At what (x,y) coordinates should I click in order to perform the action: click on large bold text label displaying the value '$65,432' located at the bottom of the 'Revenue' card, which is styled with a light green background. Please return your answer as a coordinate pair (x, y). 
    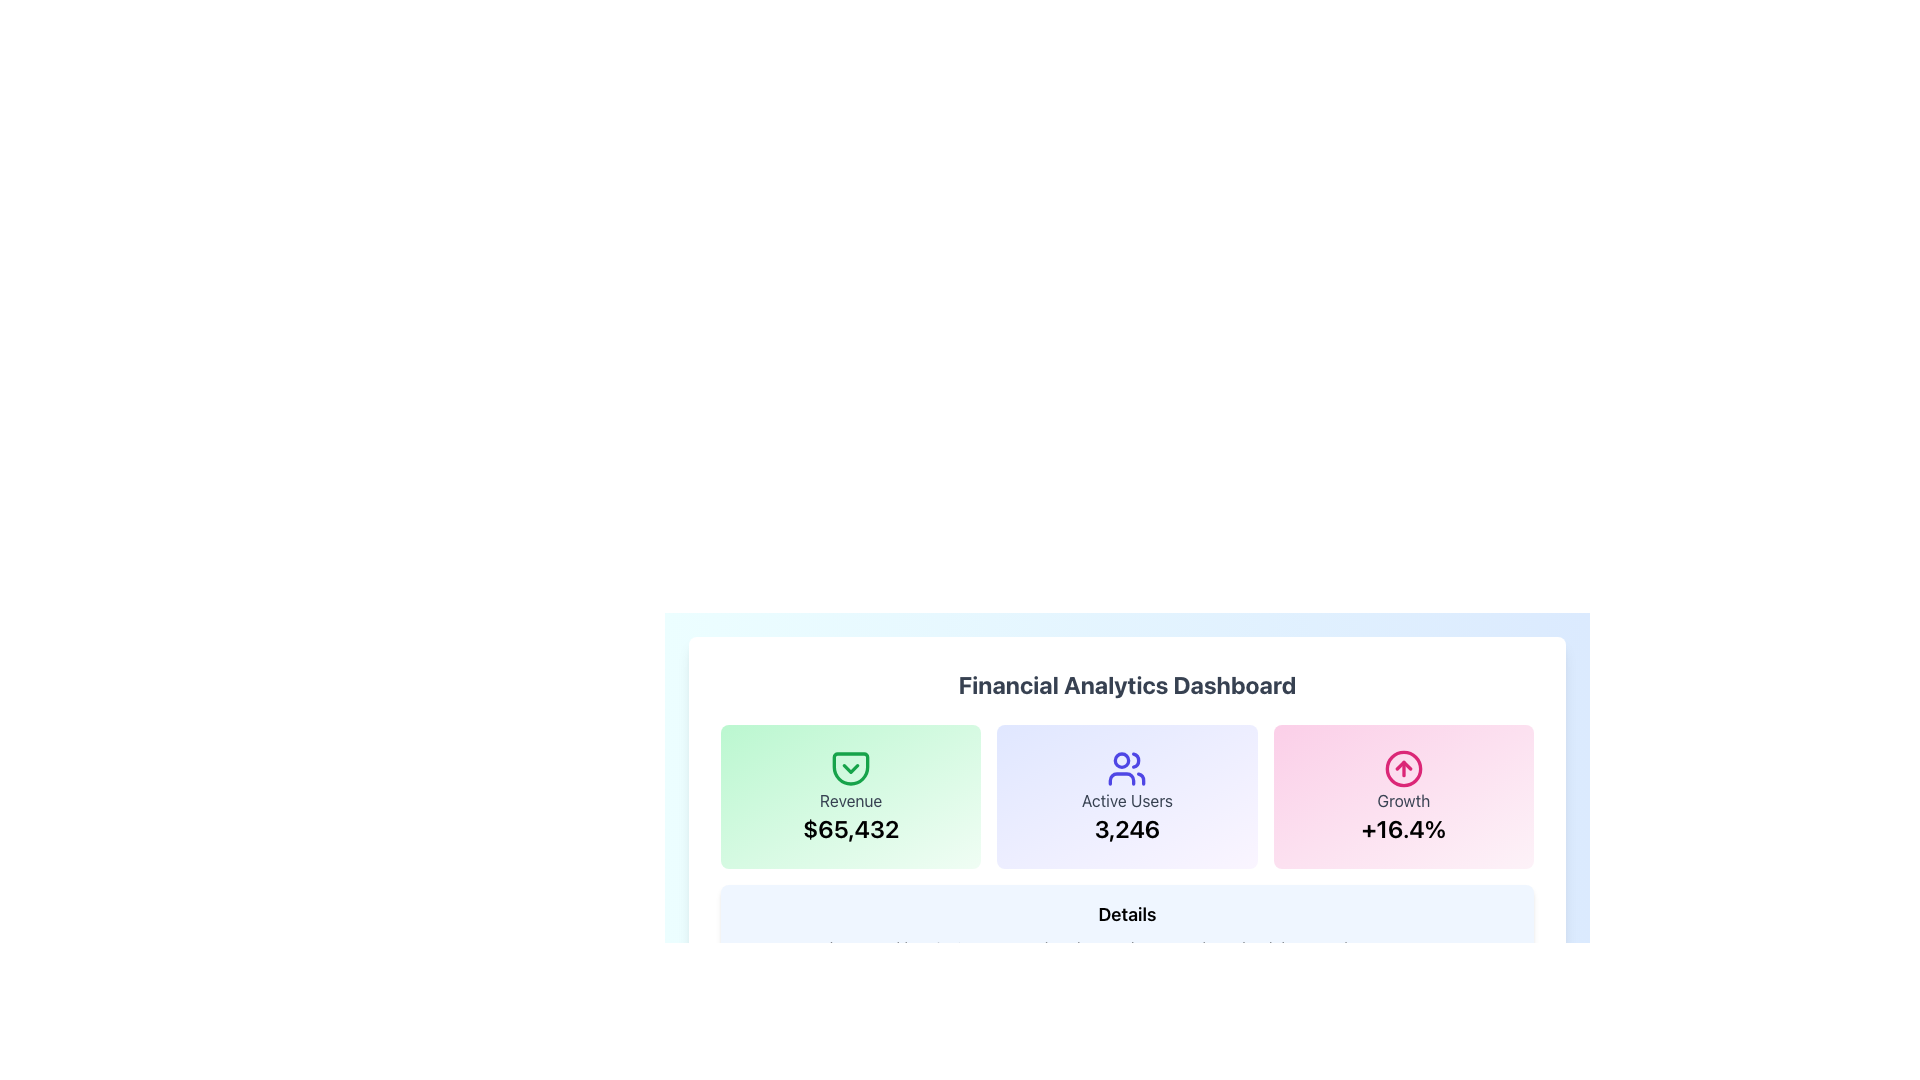
    Looking at the image, I should click on (851, 829).